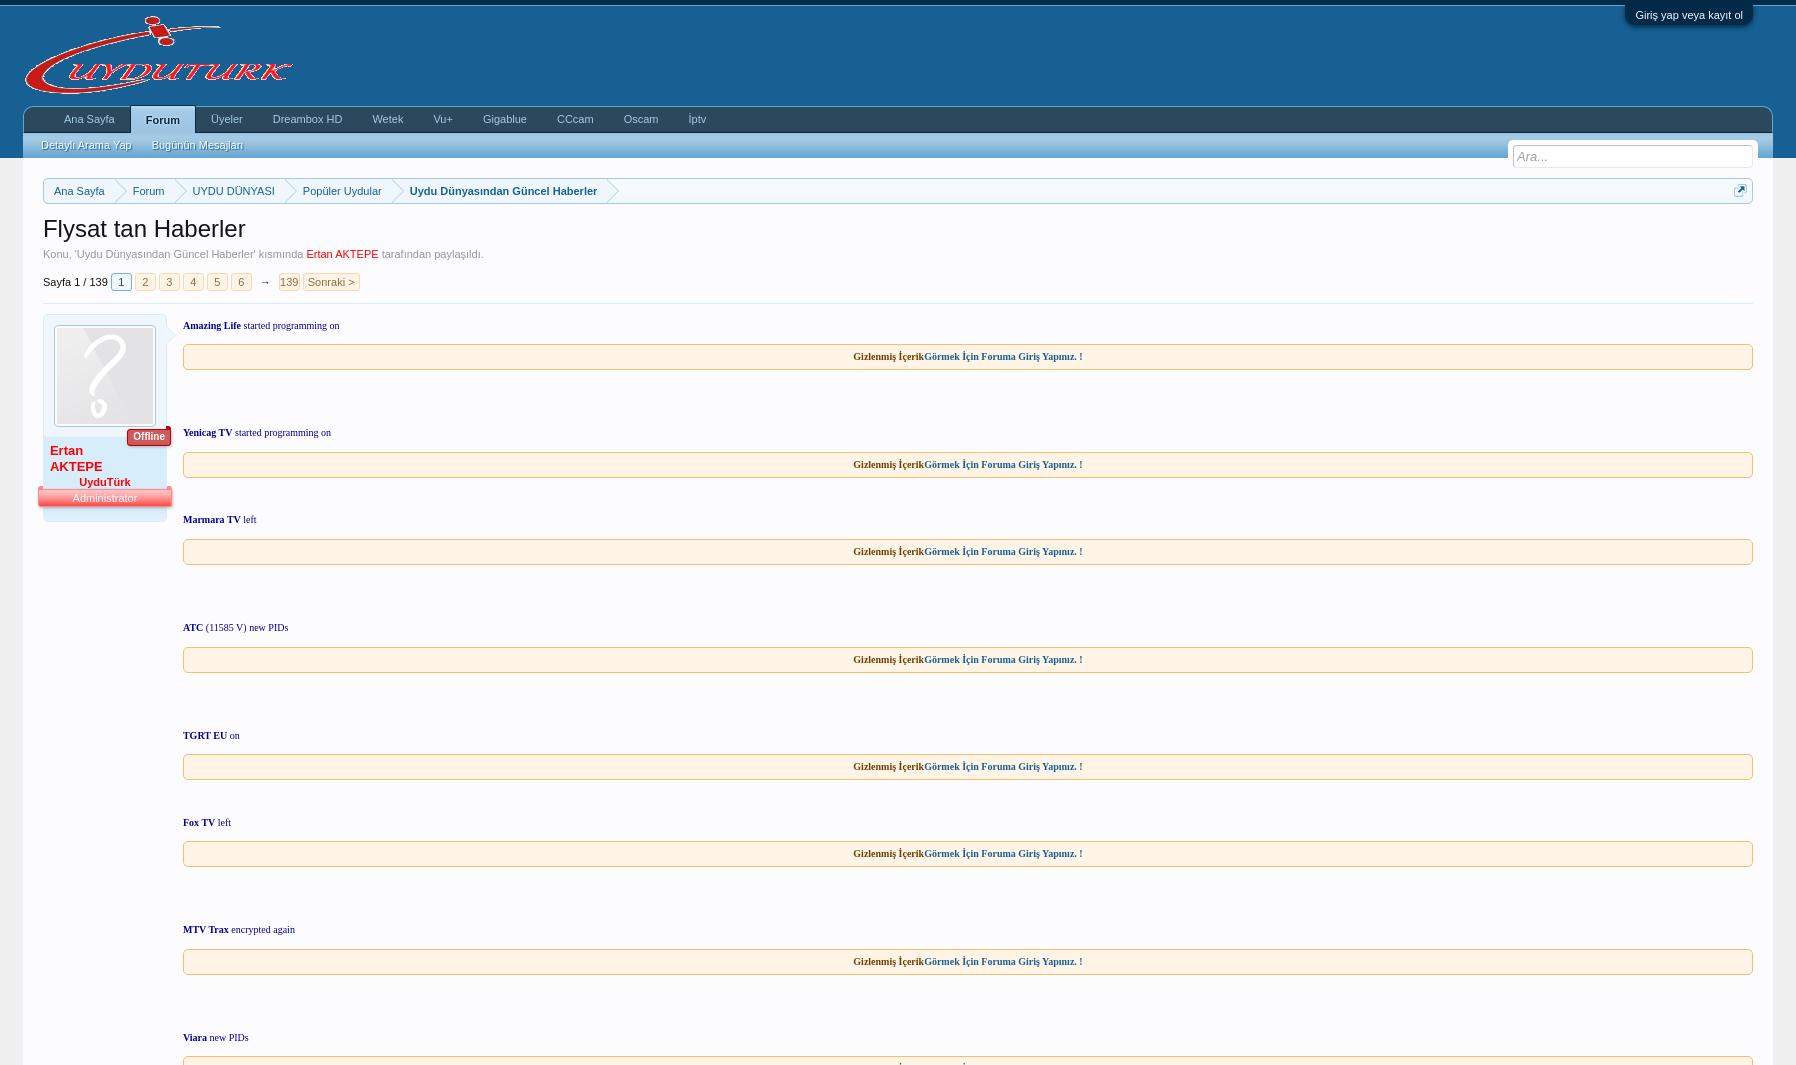  Describe the element at coordinates (60, 524) in the screenshot. I see `'Kayıt:'` at that location.